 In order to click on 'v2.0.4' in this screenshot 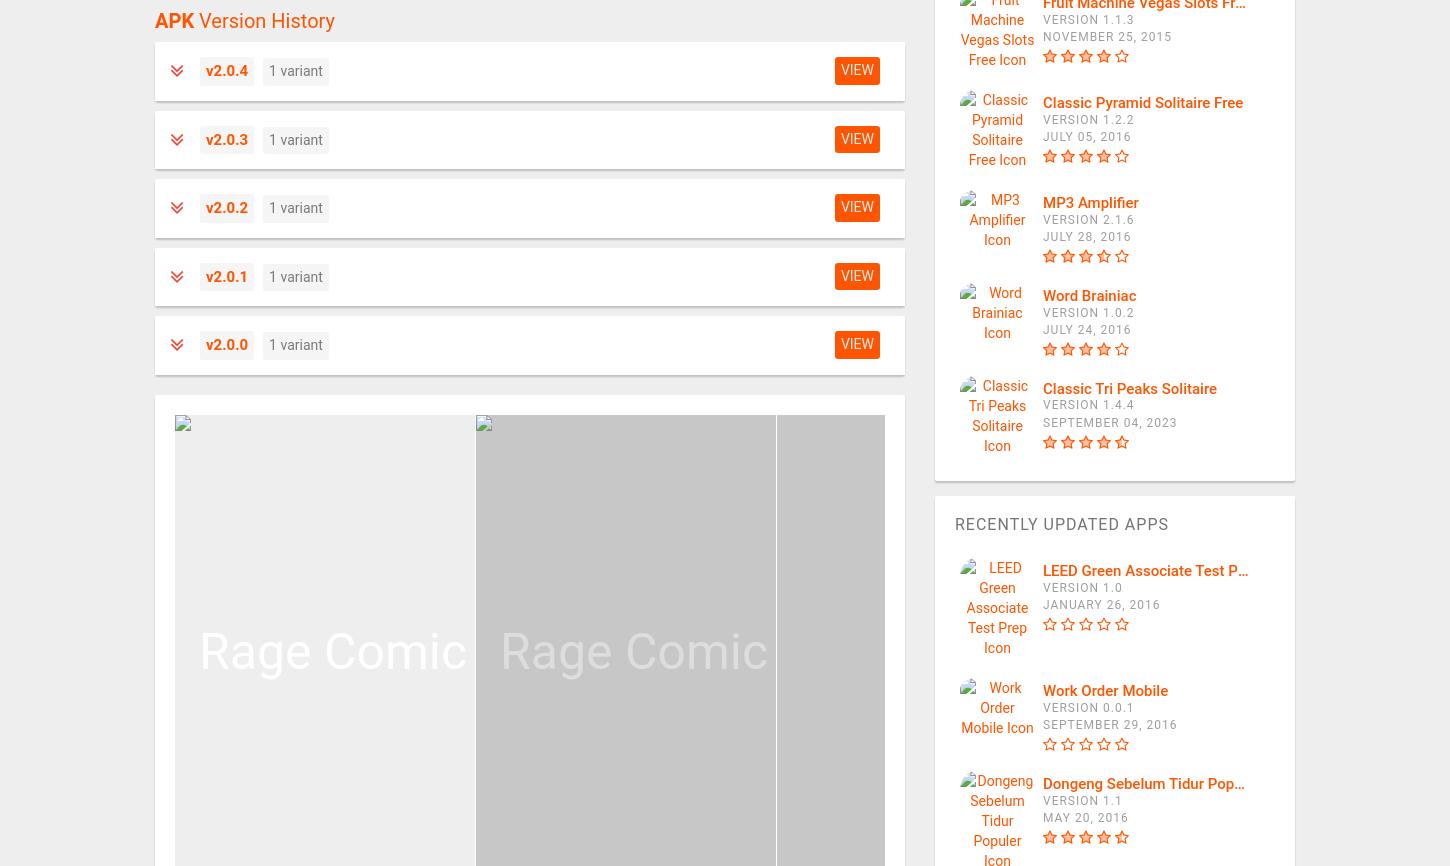, I will do `click(226, 71)`.